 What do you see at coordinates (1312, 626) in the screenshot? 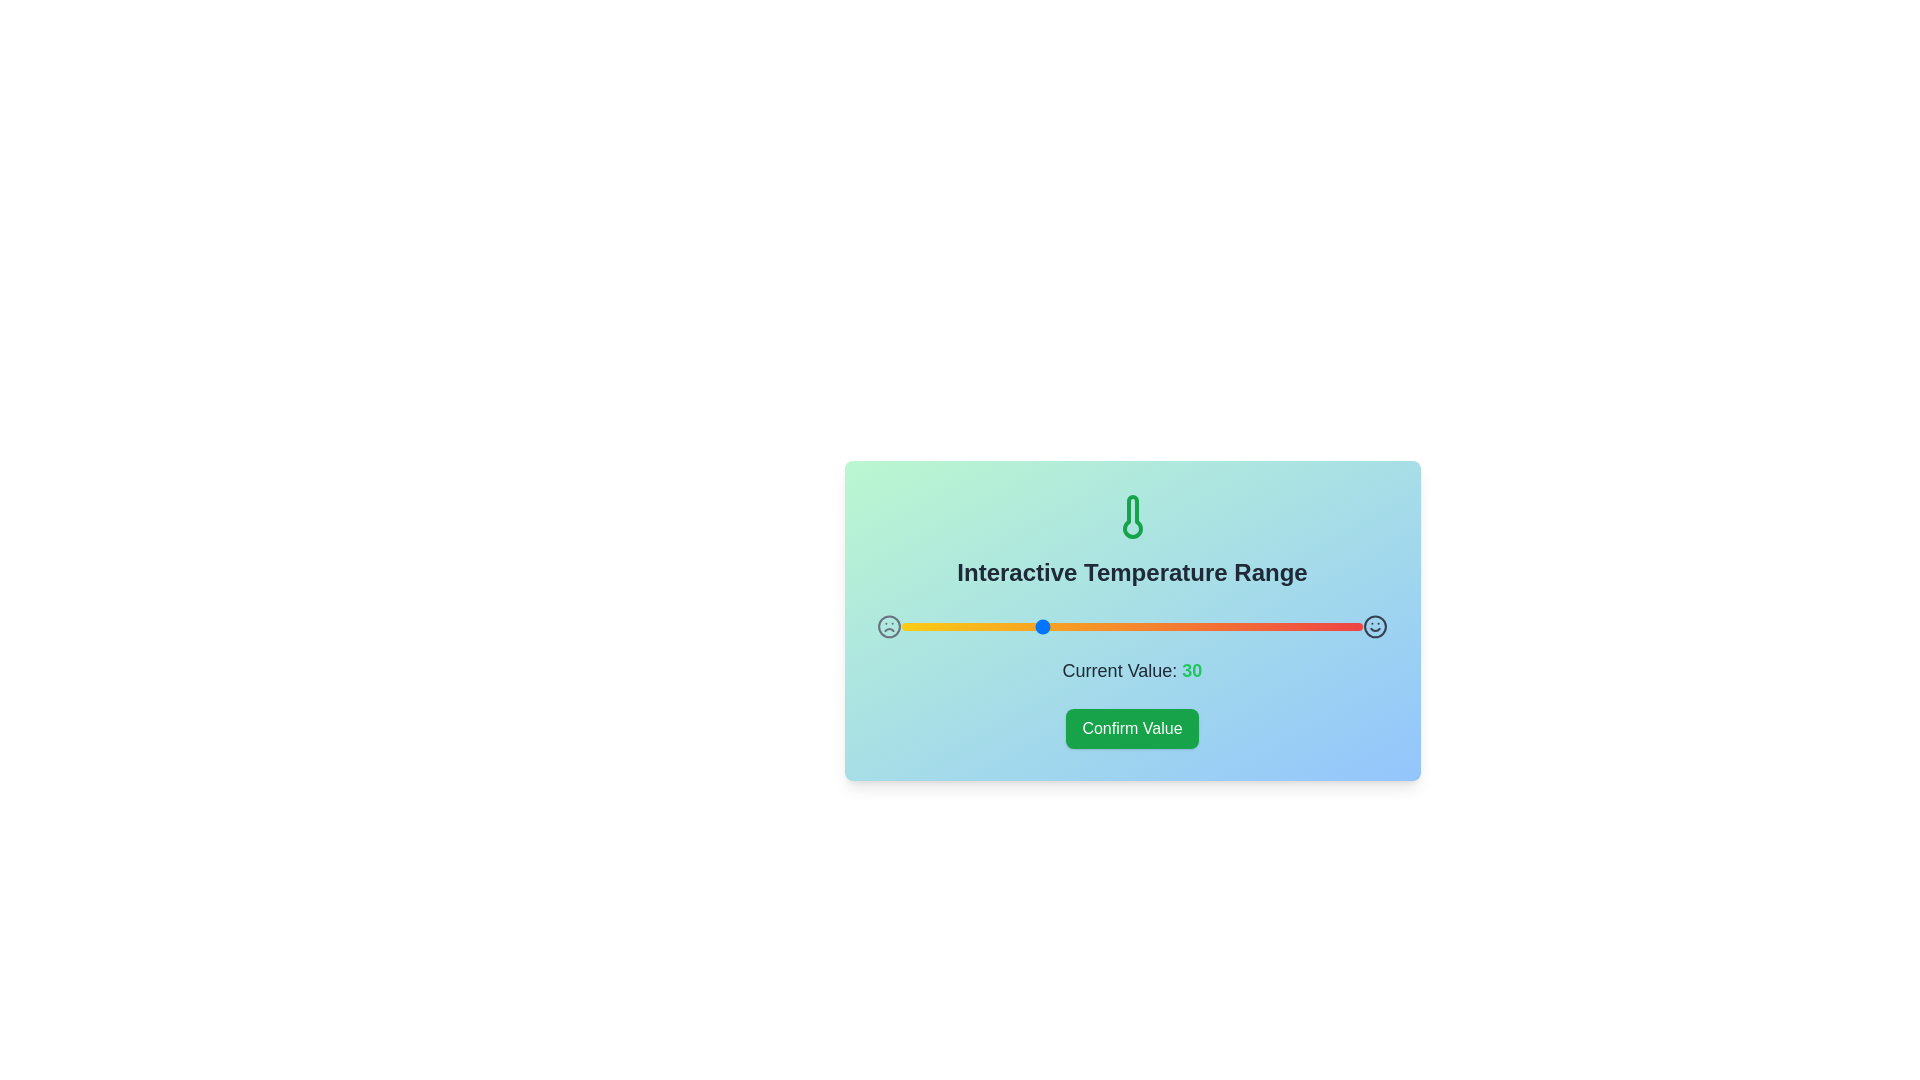
I see `the range slider to set the value to 89` at bounding box center [1312, 626].